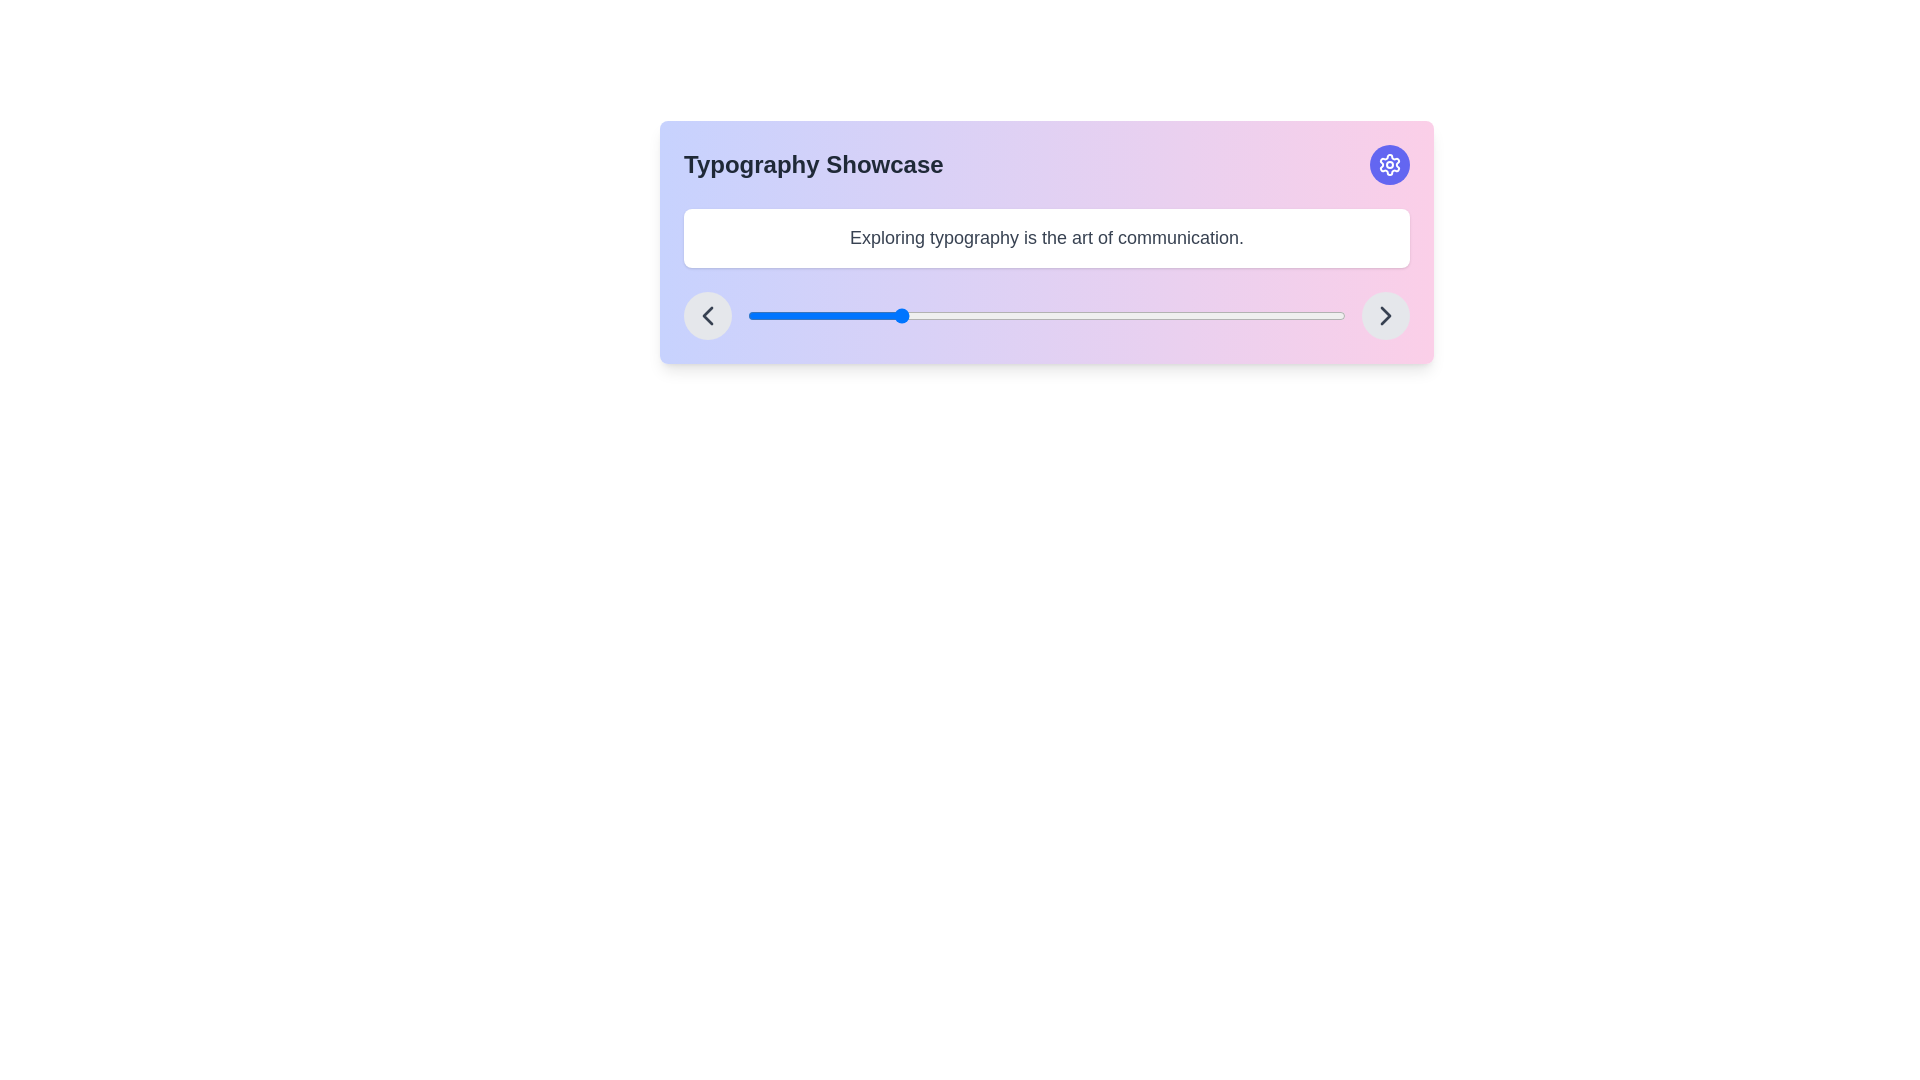 The image size is (1920, 1080). I want to click on the slider, so click(1045, 315).